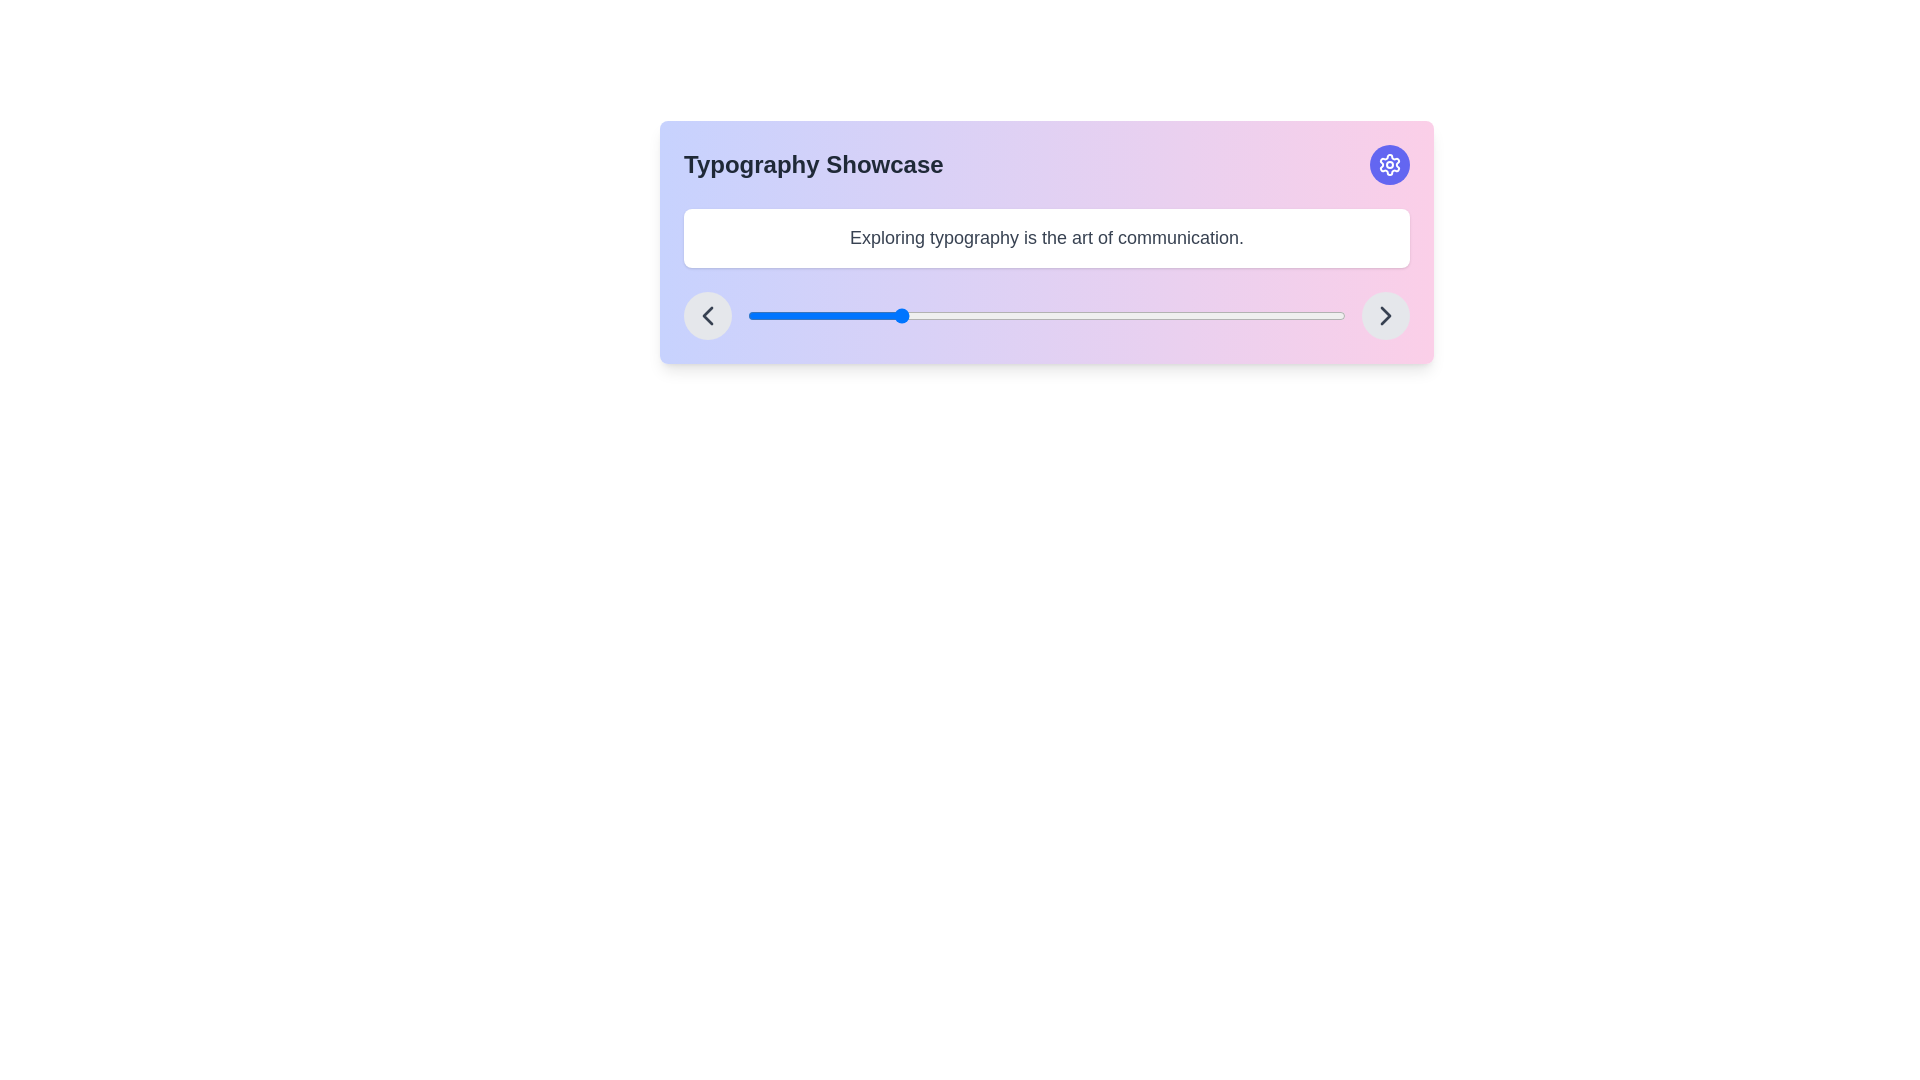 The image size is (1920, 1080). I want to click on the slider, so click(1045, 315).